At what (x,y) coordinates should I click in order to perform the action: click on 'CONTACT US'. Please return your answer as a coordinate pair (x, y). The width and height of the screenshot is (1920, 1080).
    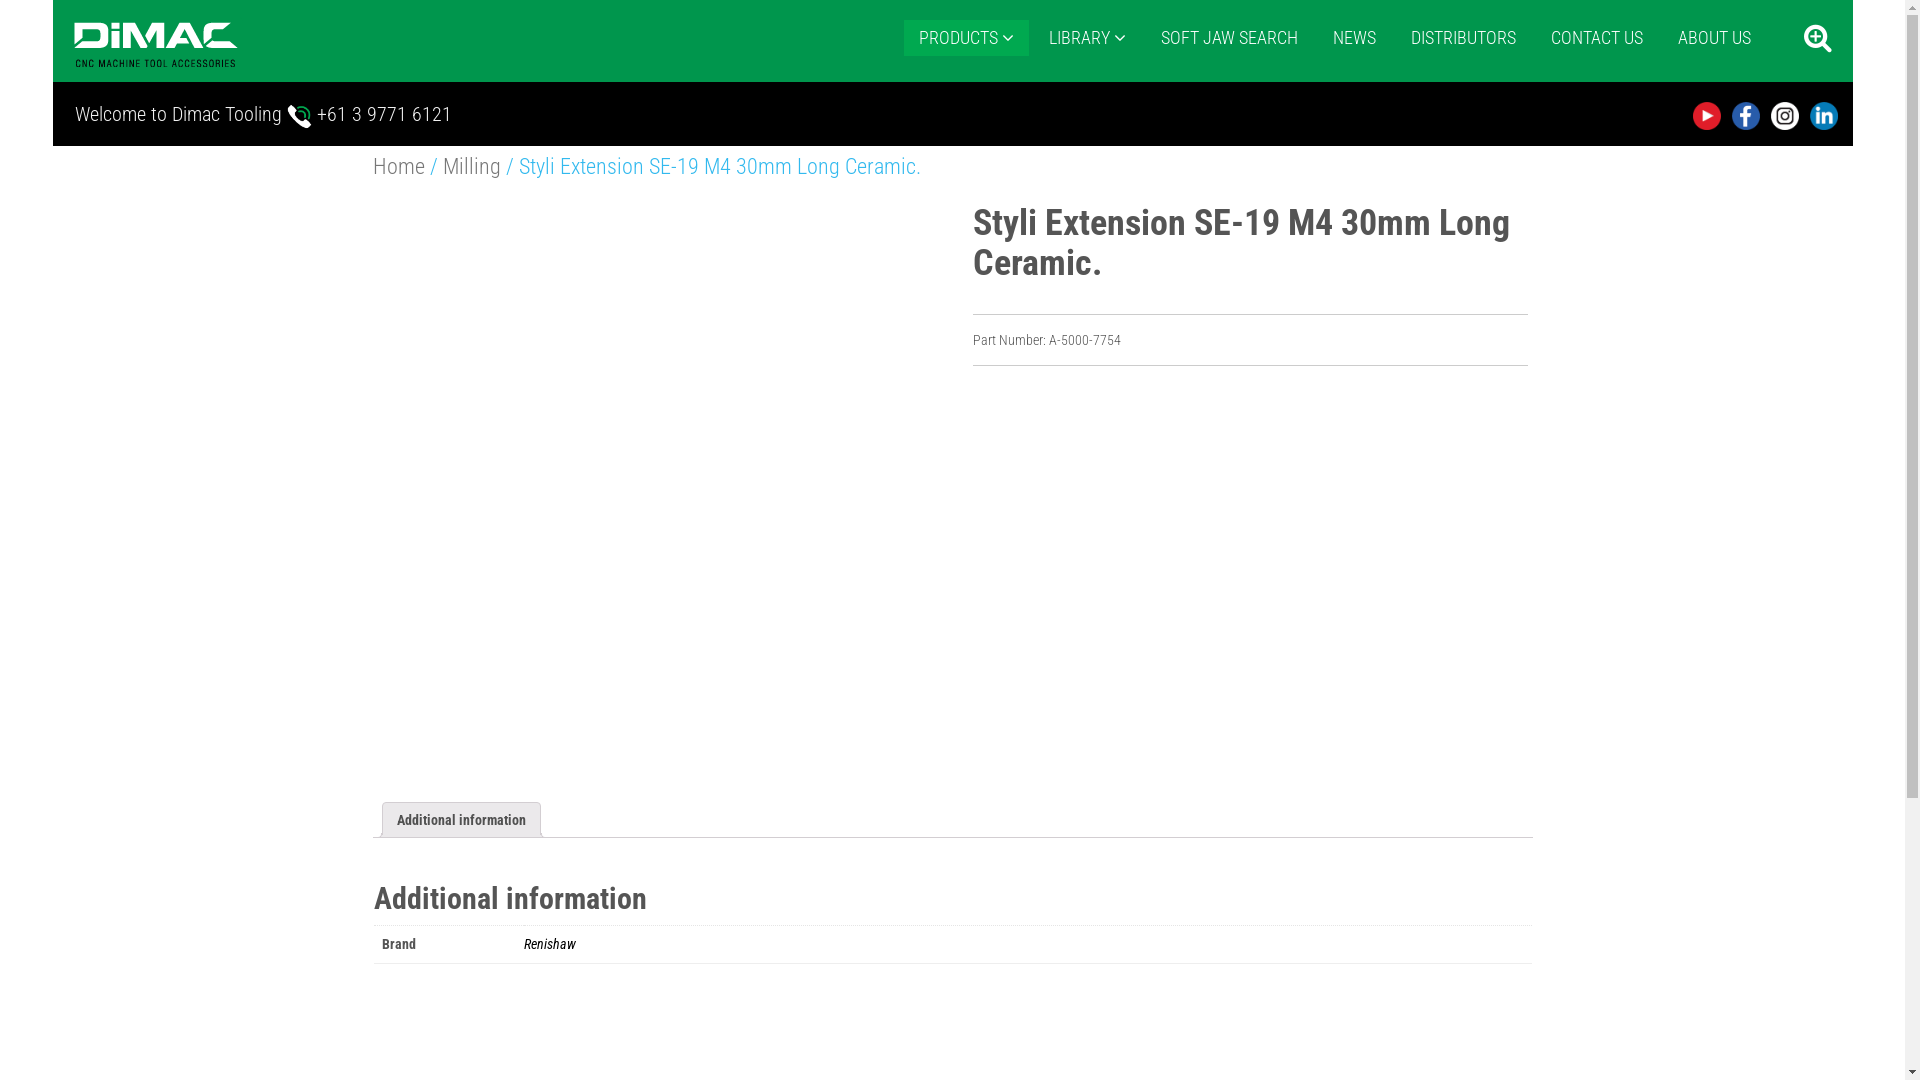
    Looking at the image, I should click on (1535, 38).